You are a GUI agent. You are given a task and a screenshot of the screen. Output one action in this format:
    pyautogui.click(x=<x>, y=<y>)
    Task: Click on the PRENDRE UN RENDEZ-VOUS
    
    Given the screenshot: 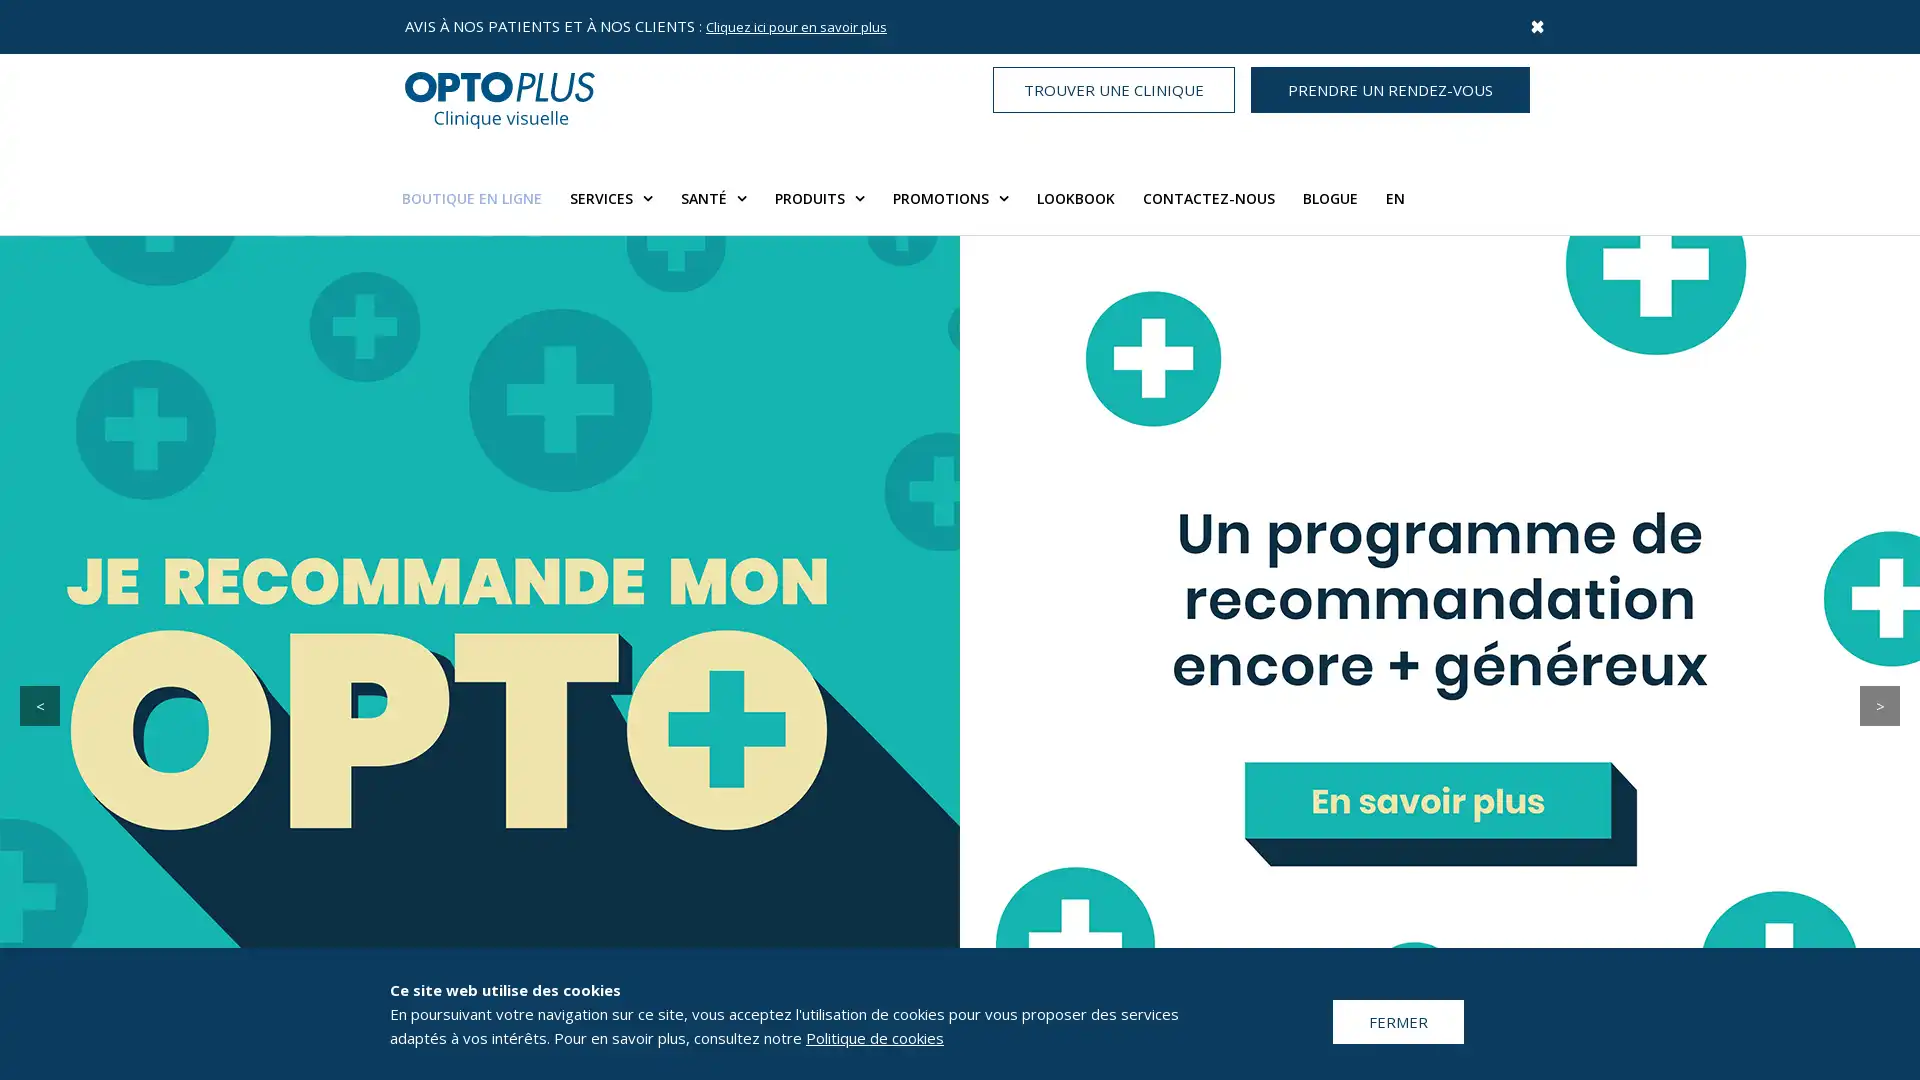 What is the action you would take?
    pyautogui.click(x=1389, y=88)
    